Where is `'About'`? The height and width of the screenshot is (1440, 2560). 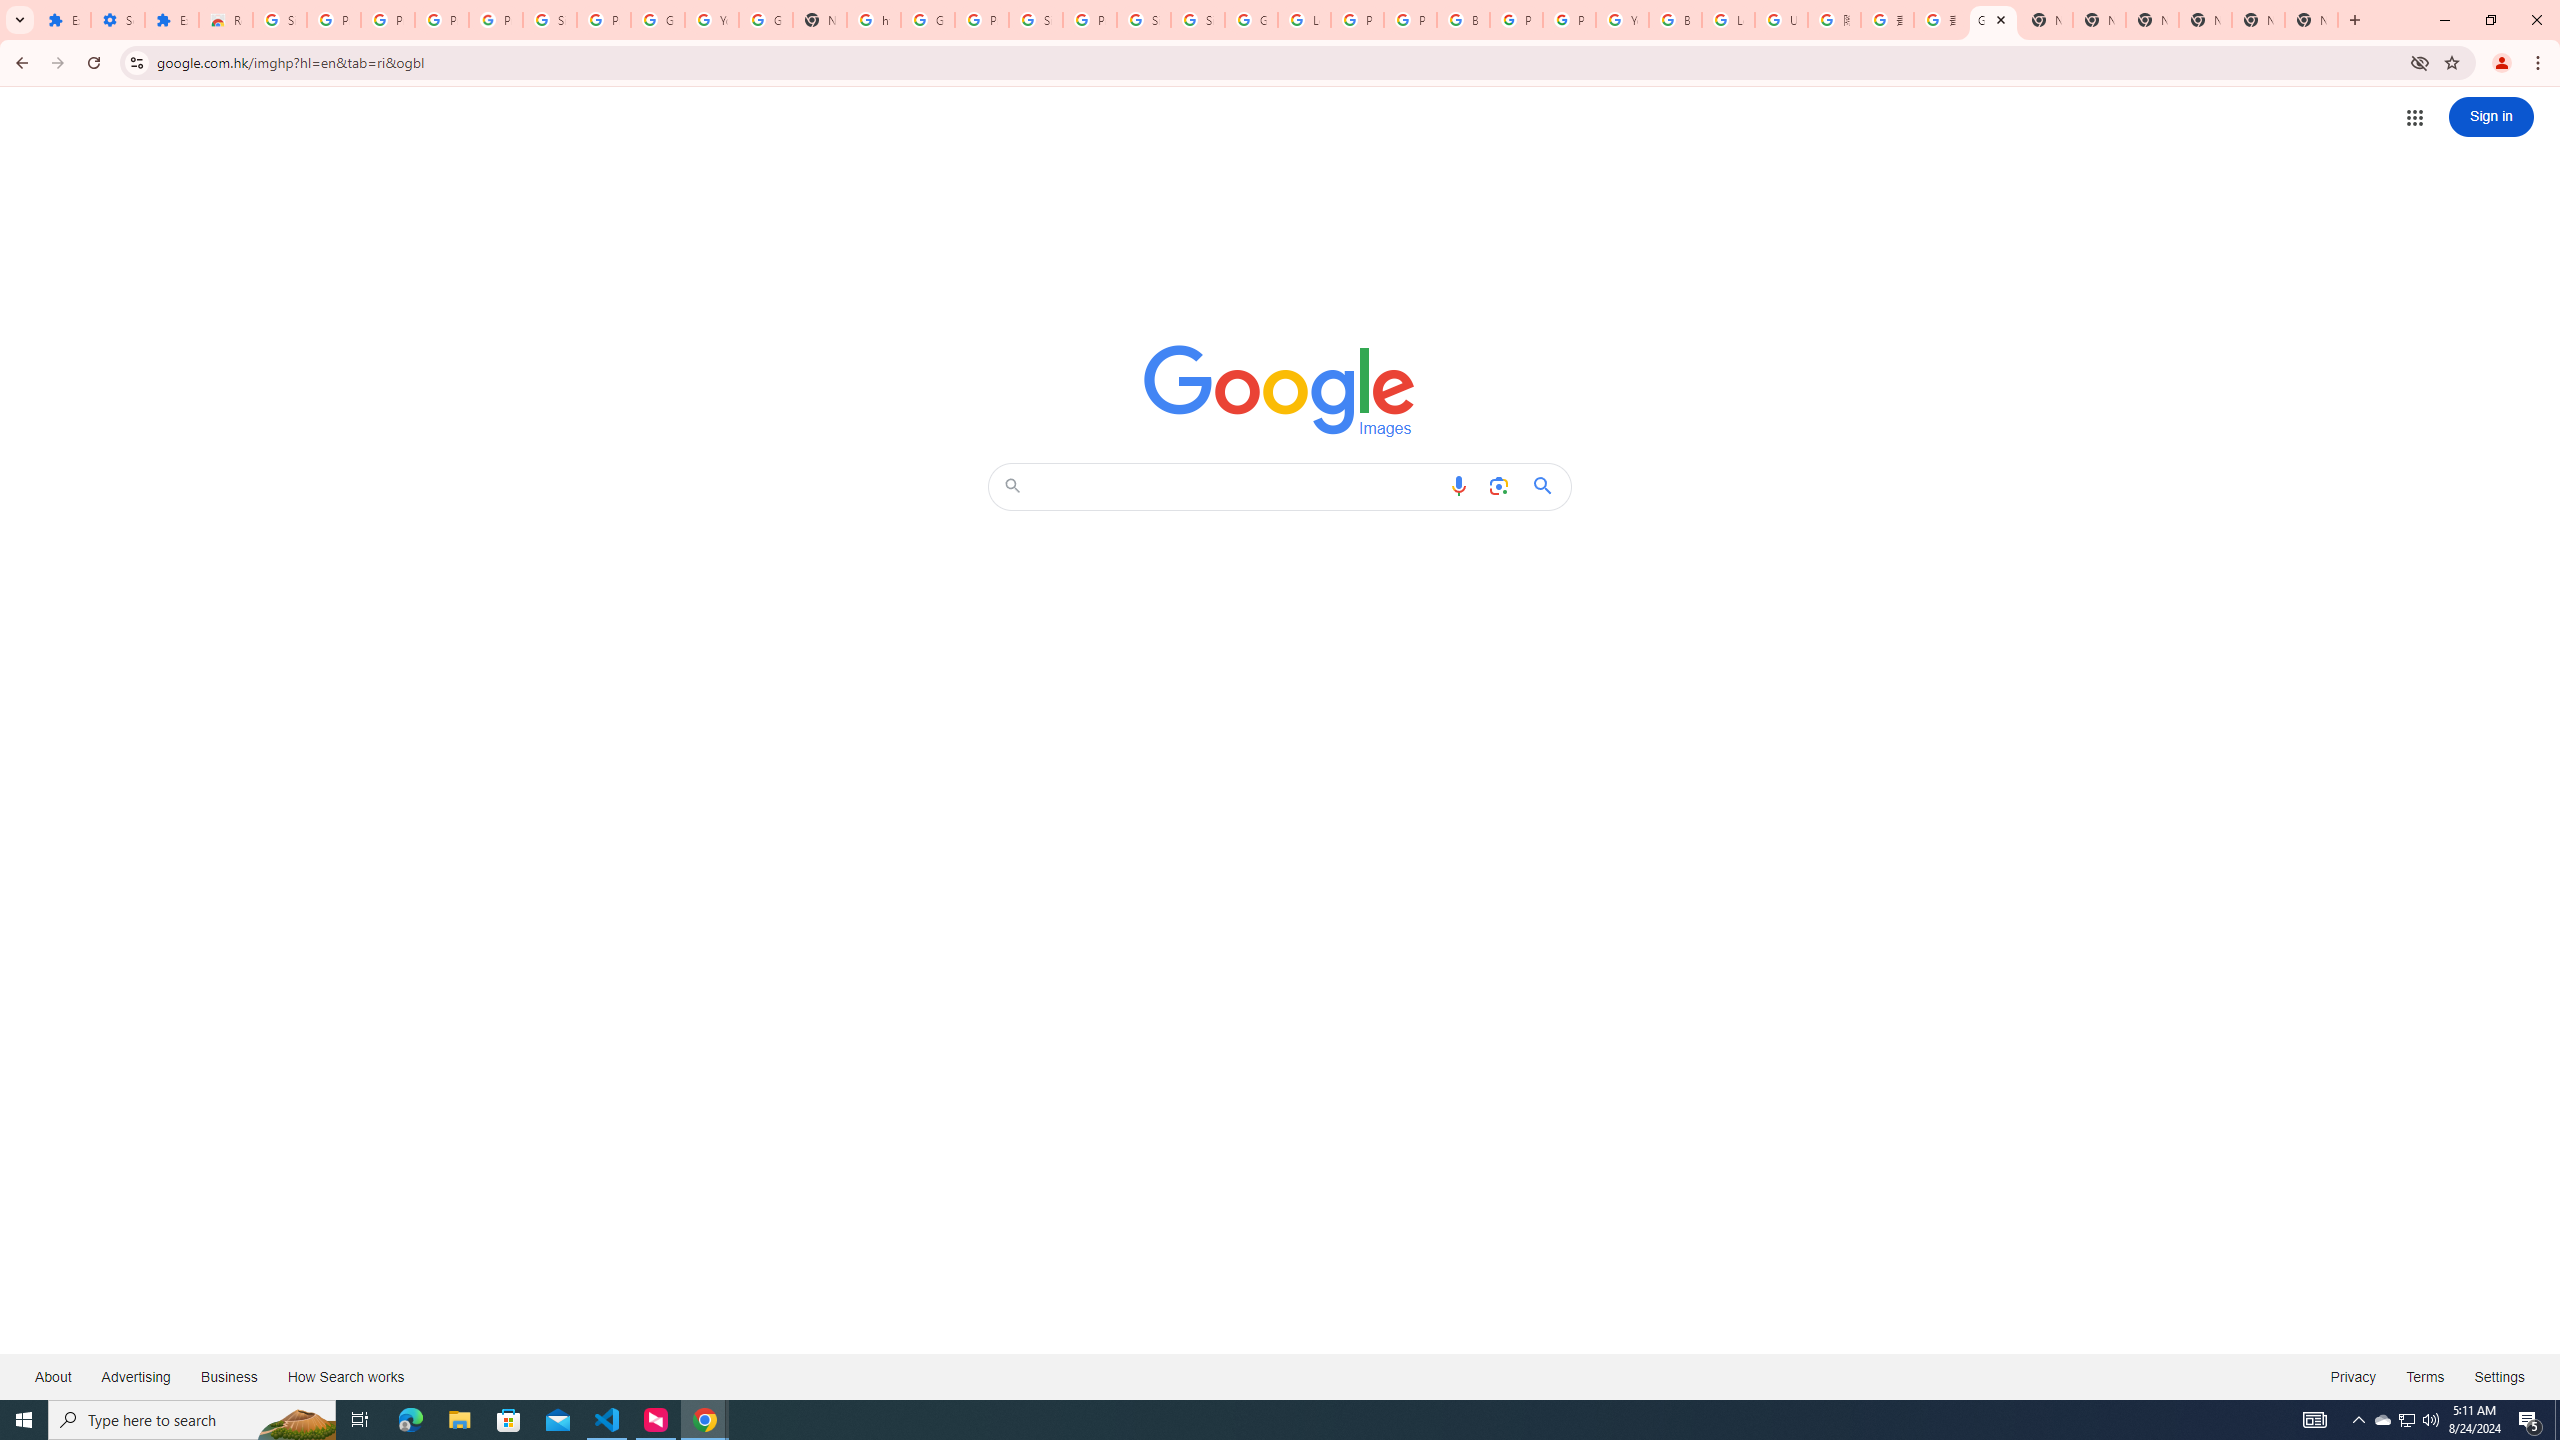 'About' is located at coordinates (52, 1375).